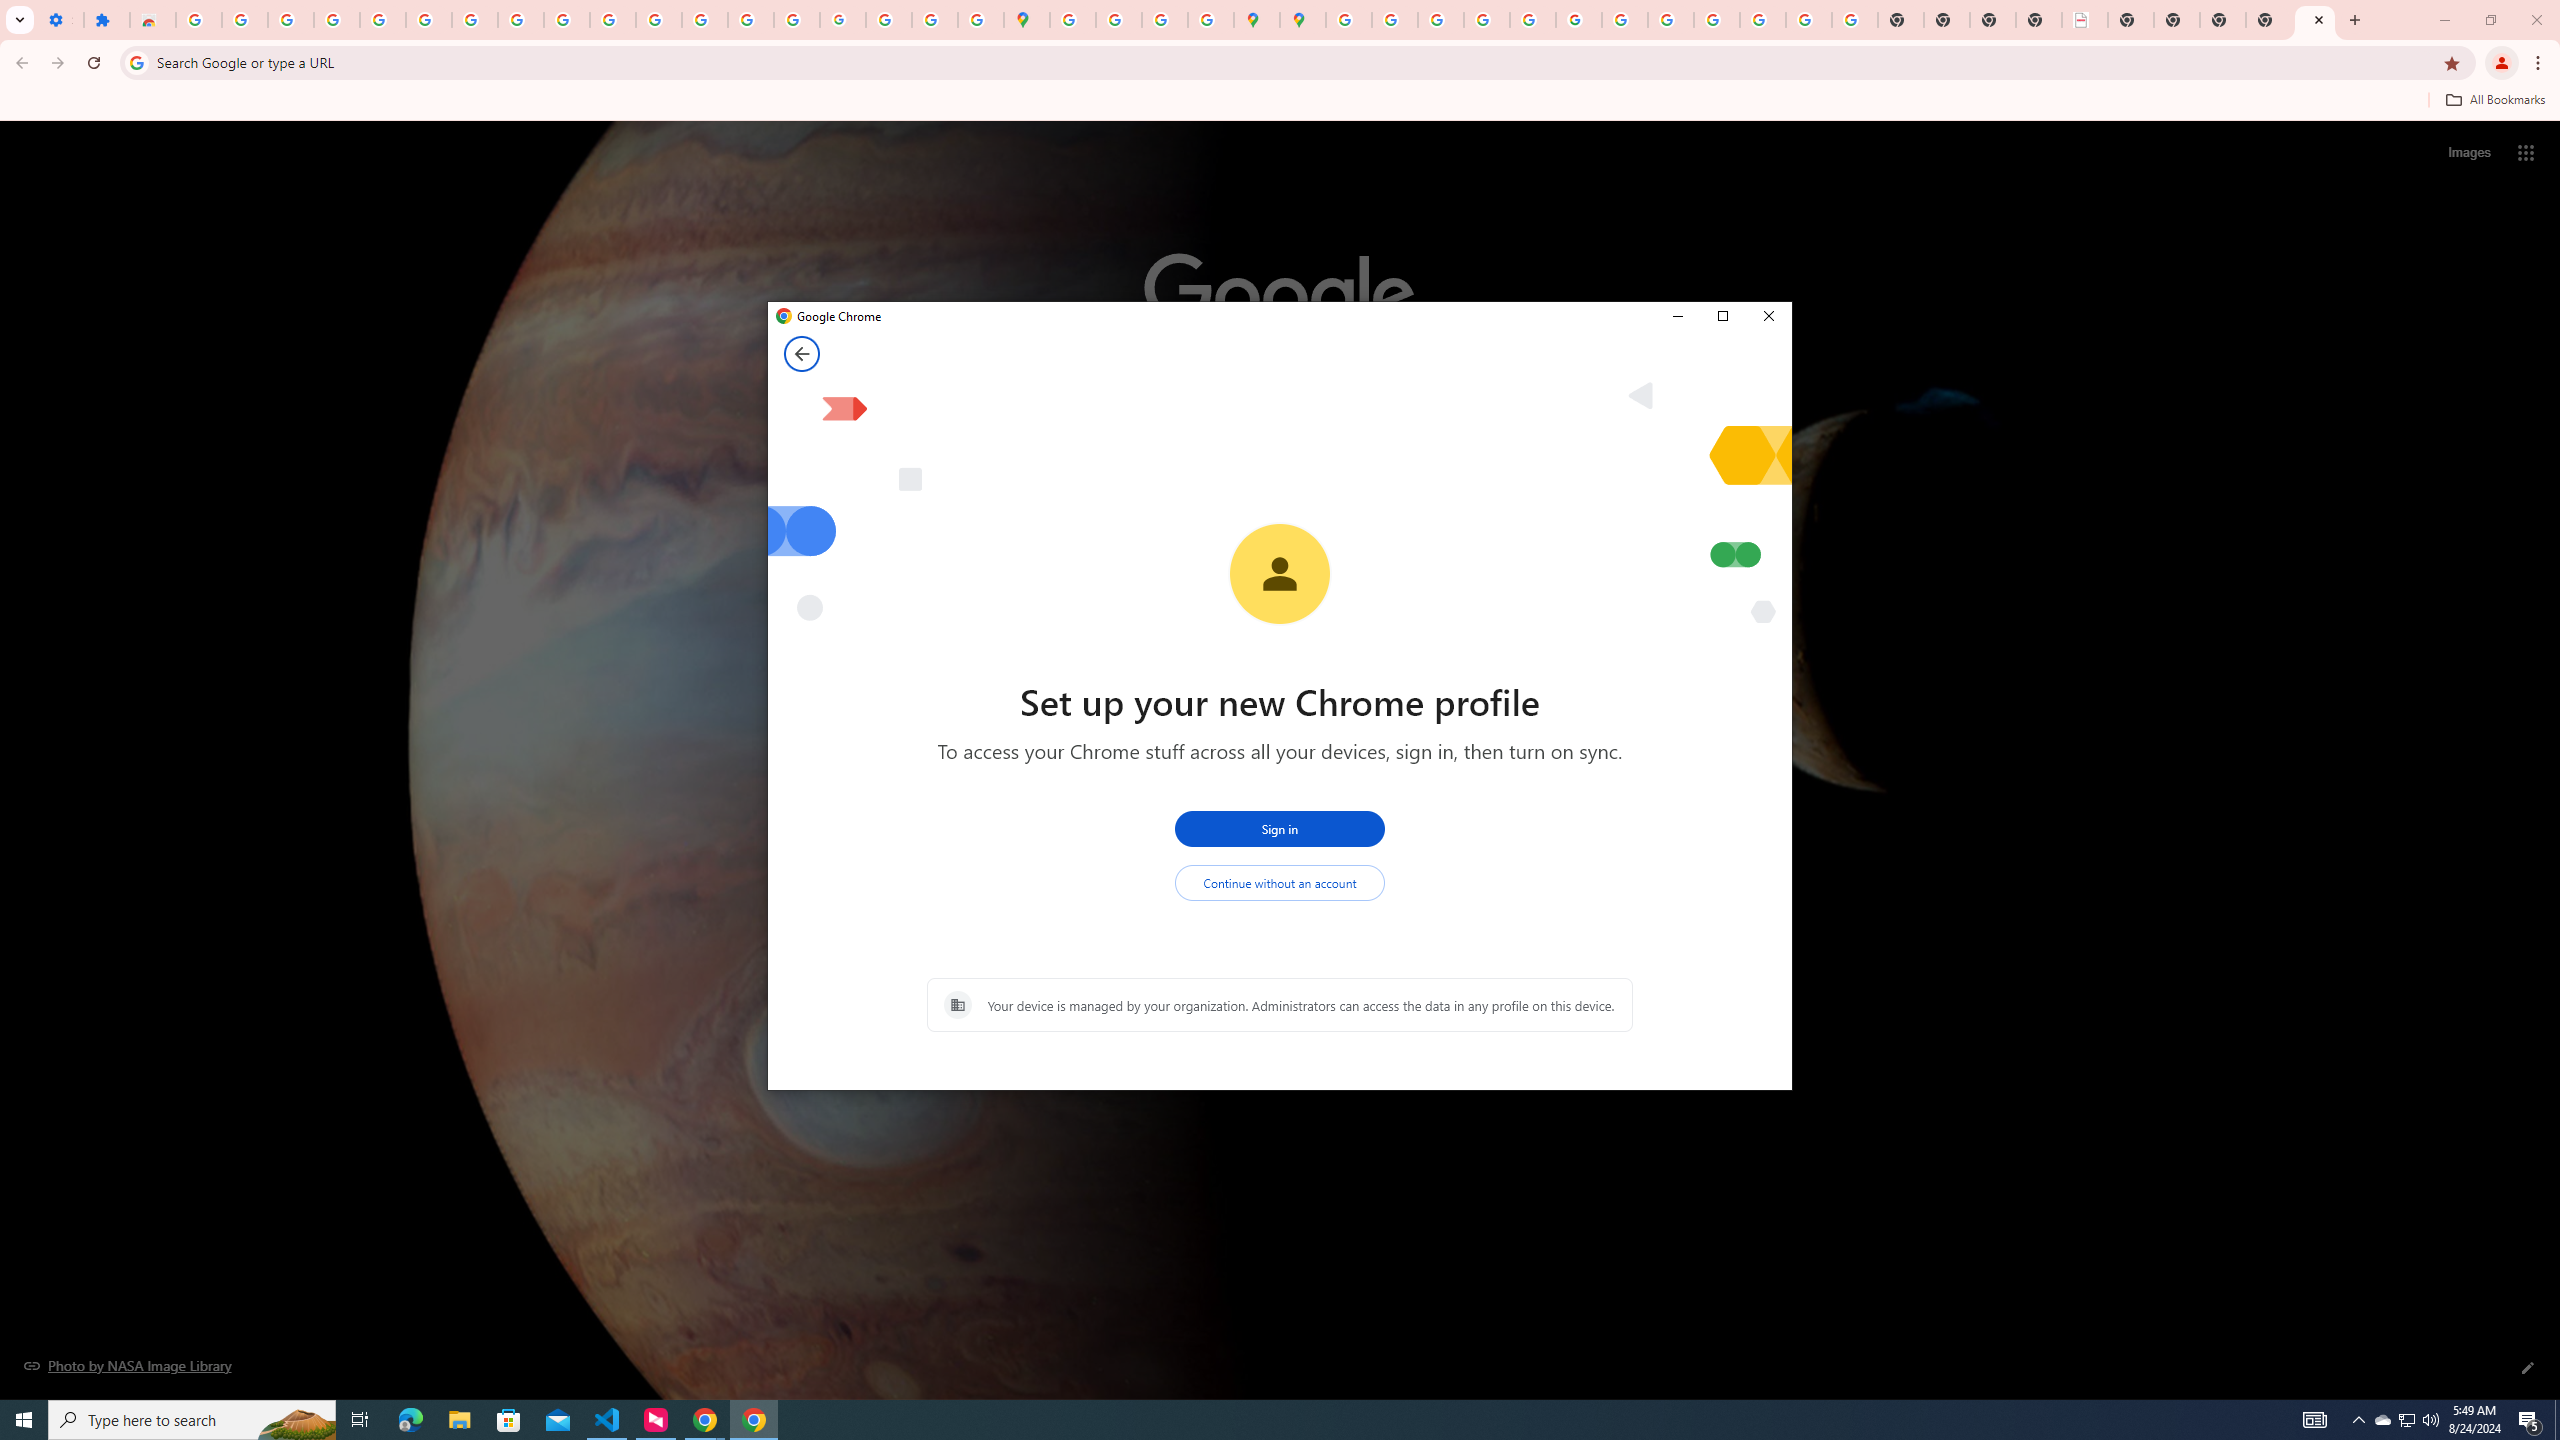  I want to click on 'Search highlights icon opens search home window', so click(294, 1418).